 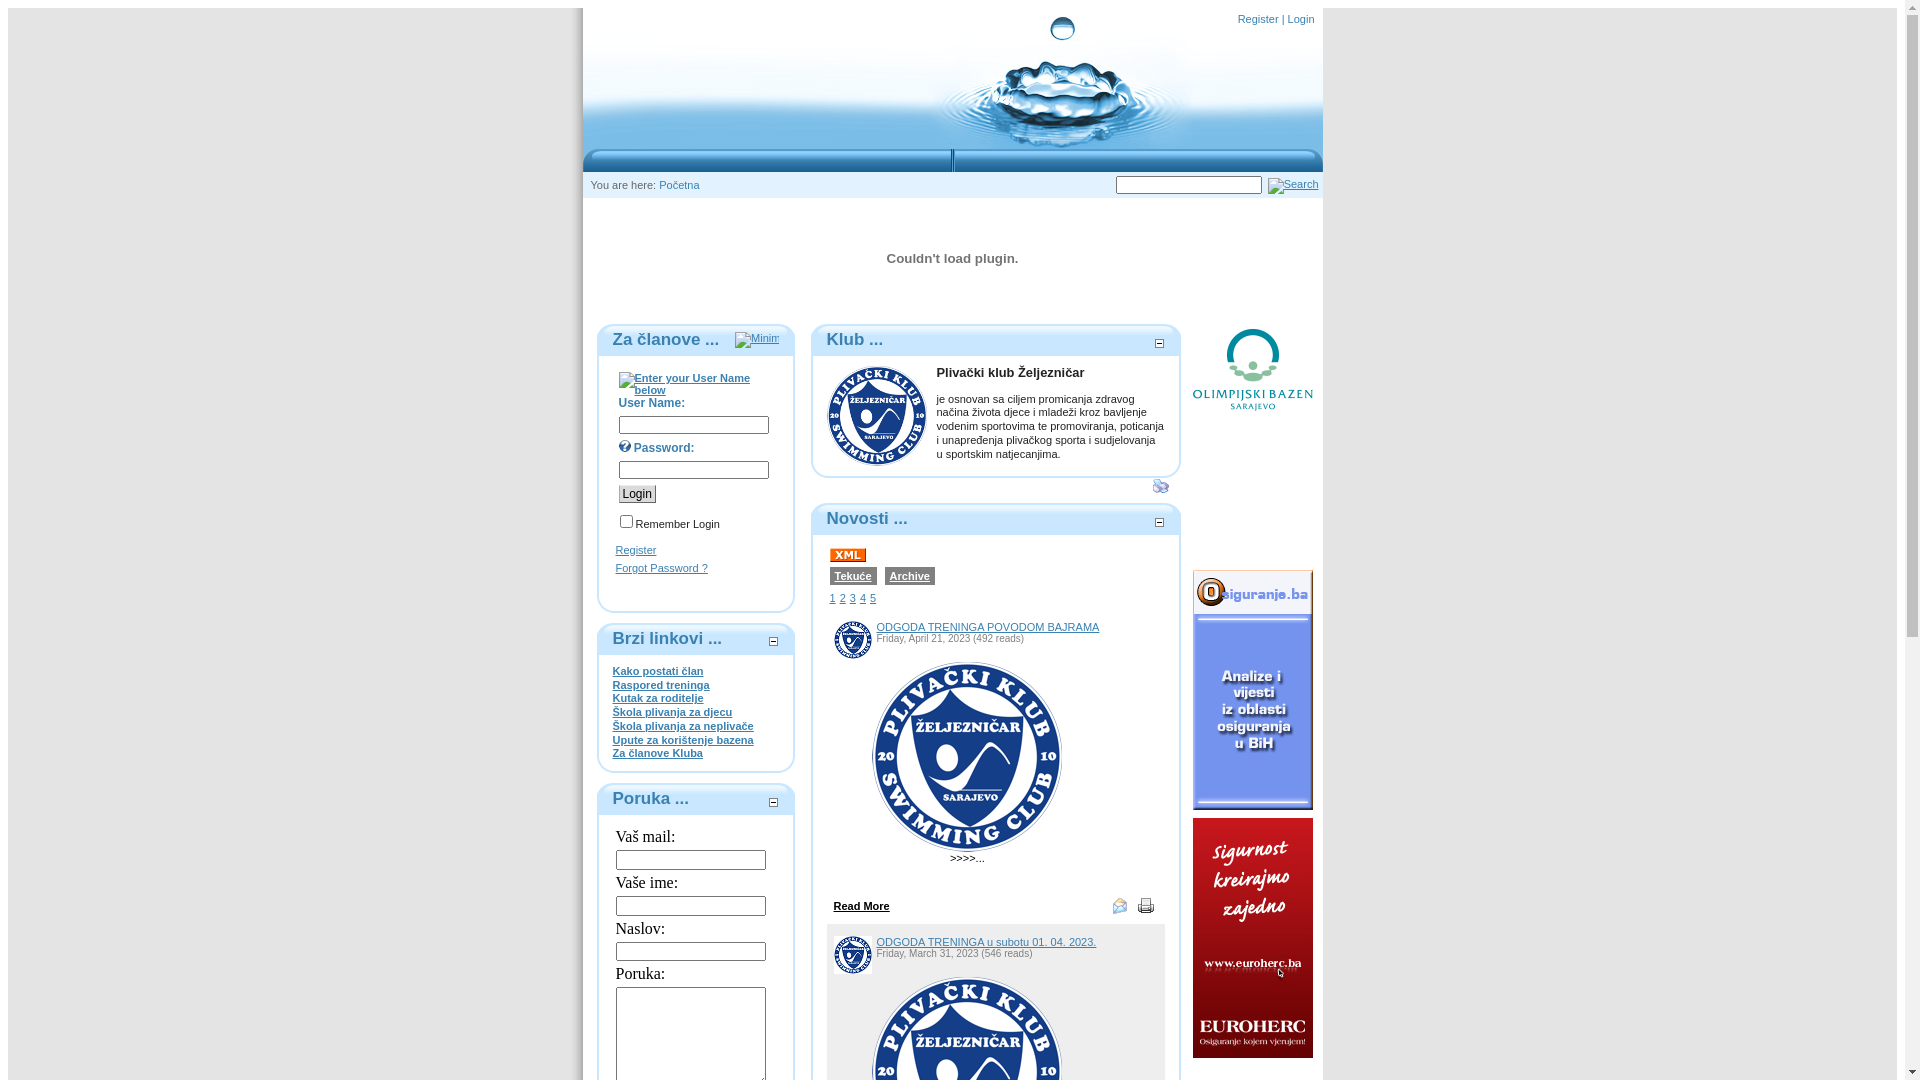 What do you see at coordinates (623, 445) in the screenshot?
I see `'Enter your Password below'` at bounding box center [623, 445].